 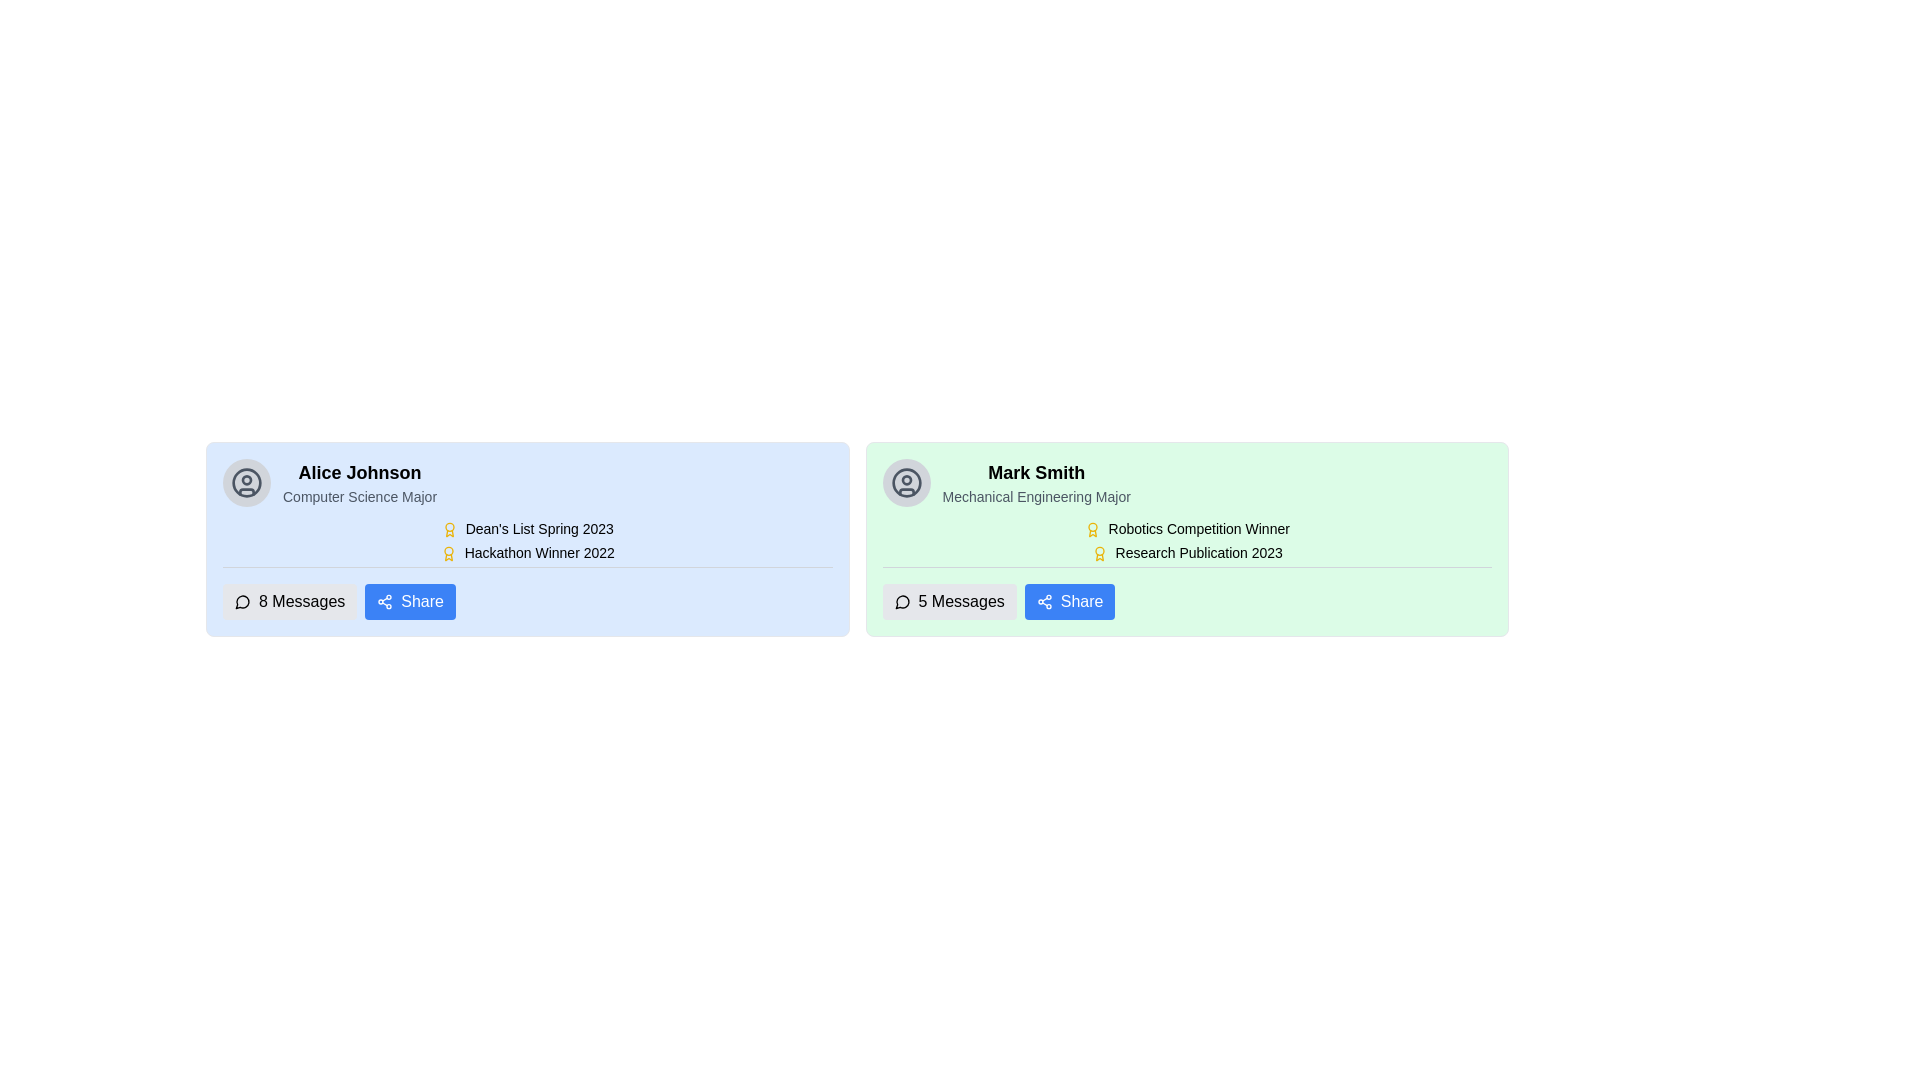 I want to click on the avatar icon for 'Alice Johnson', which serves as a visual placeholder for the user's profile, so click(x=245, y=482).